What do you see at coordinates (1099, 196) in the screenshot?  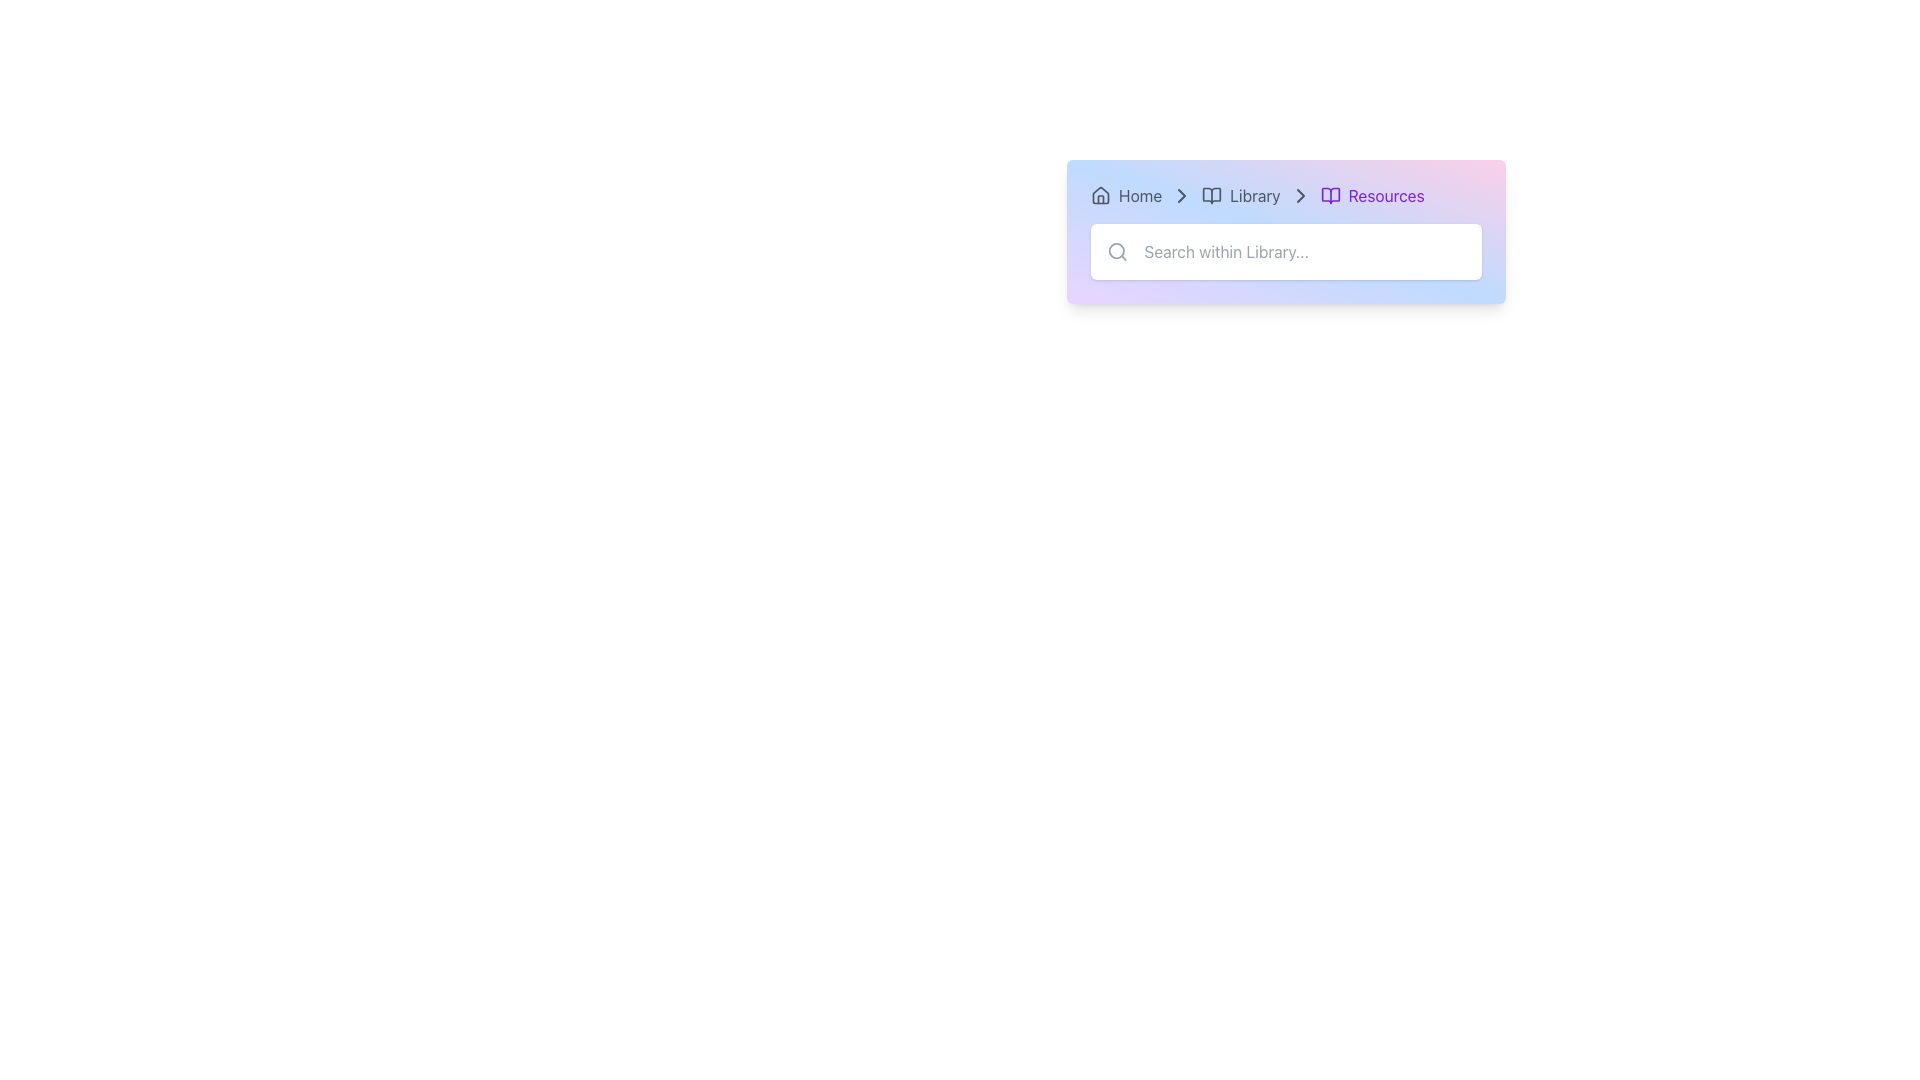 I see `the 'Home' icon located at the far left of the navigation bar` at bounding box center [1099, 196].